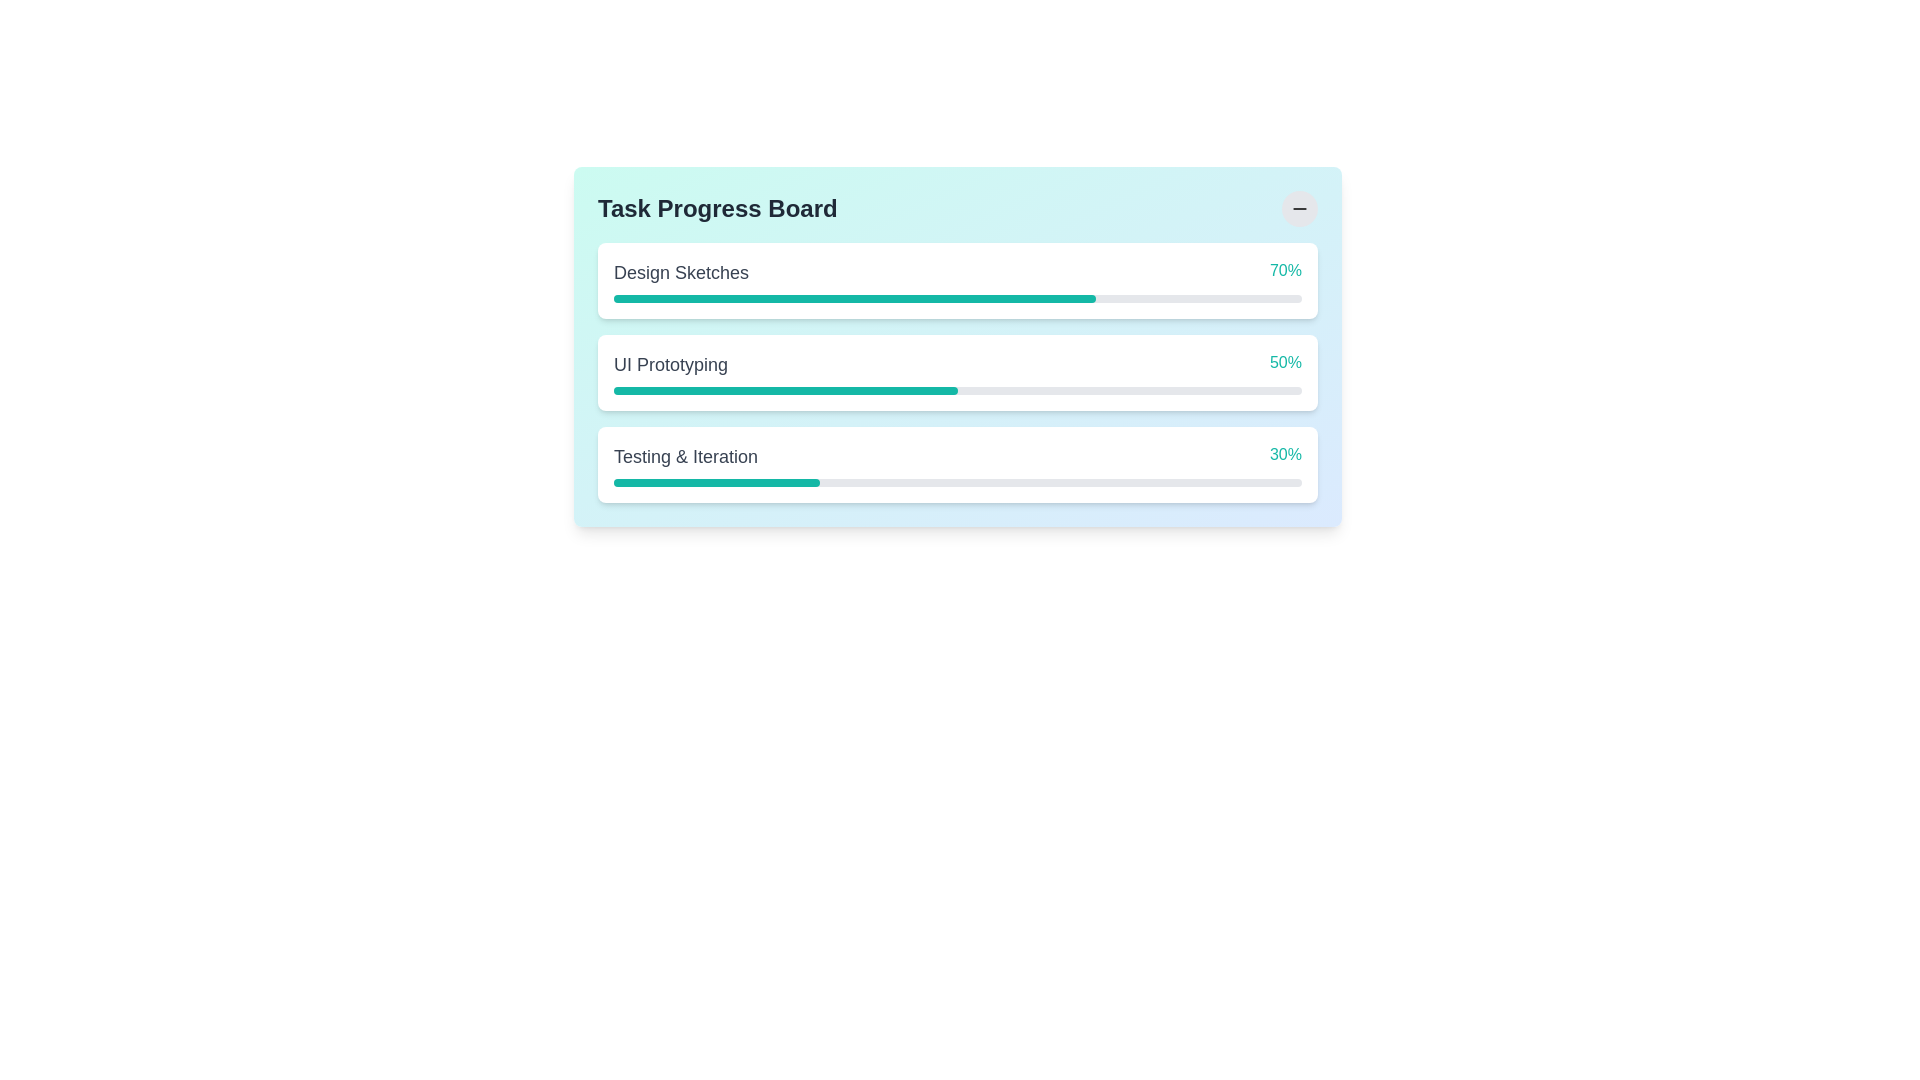 The image size is (1920, 1080). Describe the element at coordinates (1286, 273) in the screenshot. I see `the static text display indicating the completion percentage for the 'Design Sketches' task, located on the right side of the progress board interface` at that location.